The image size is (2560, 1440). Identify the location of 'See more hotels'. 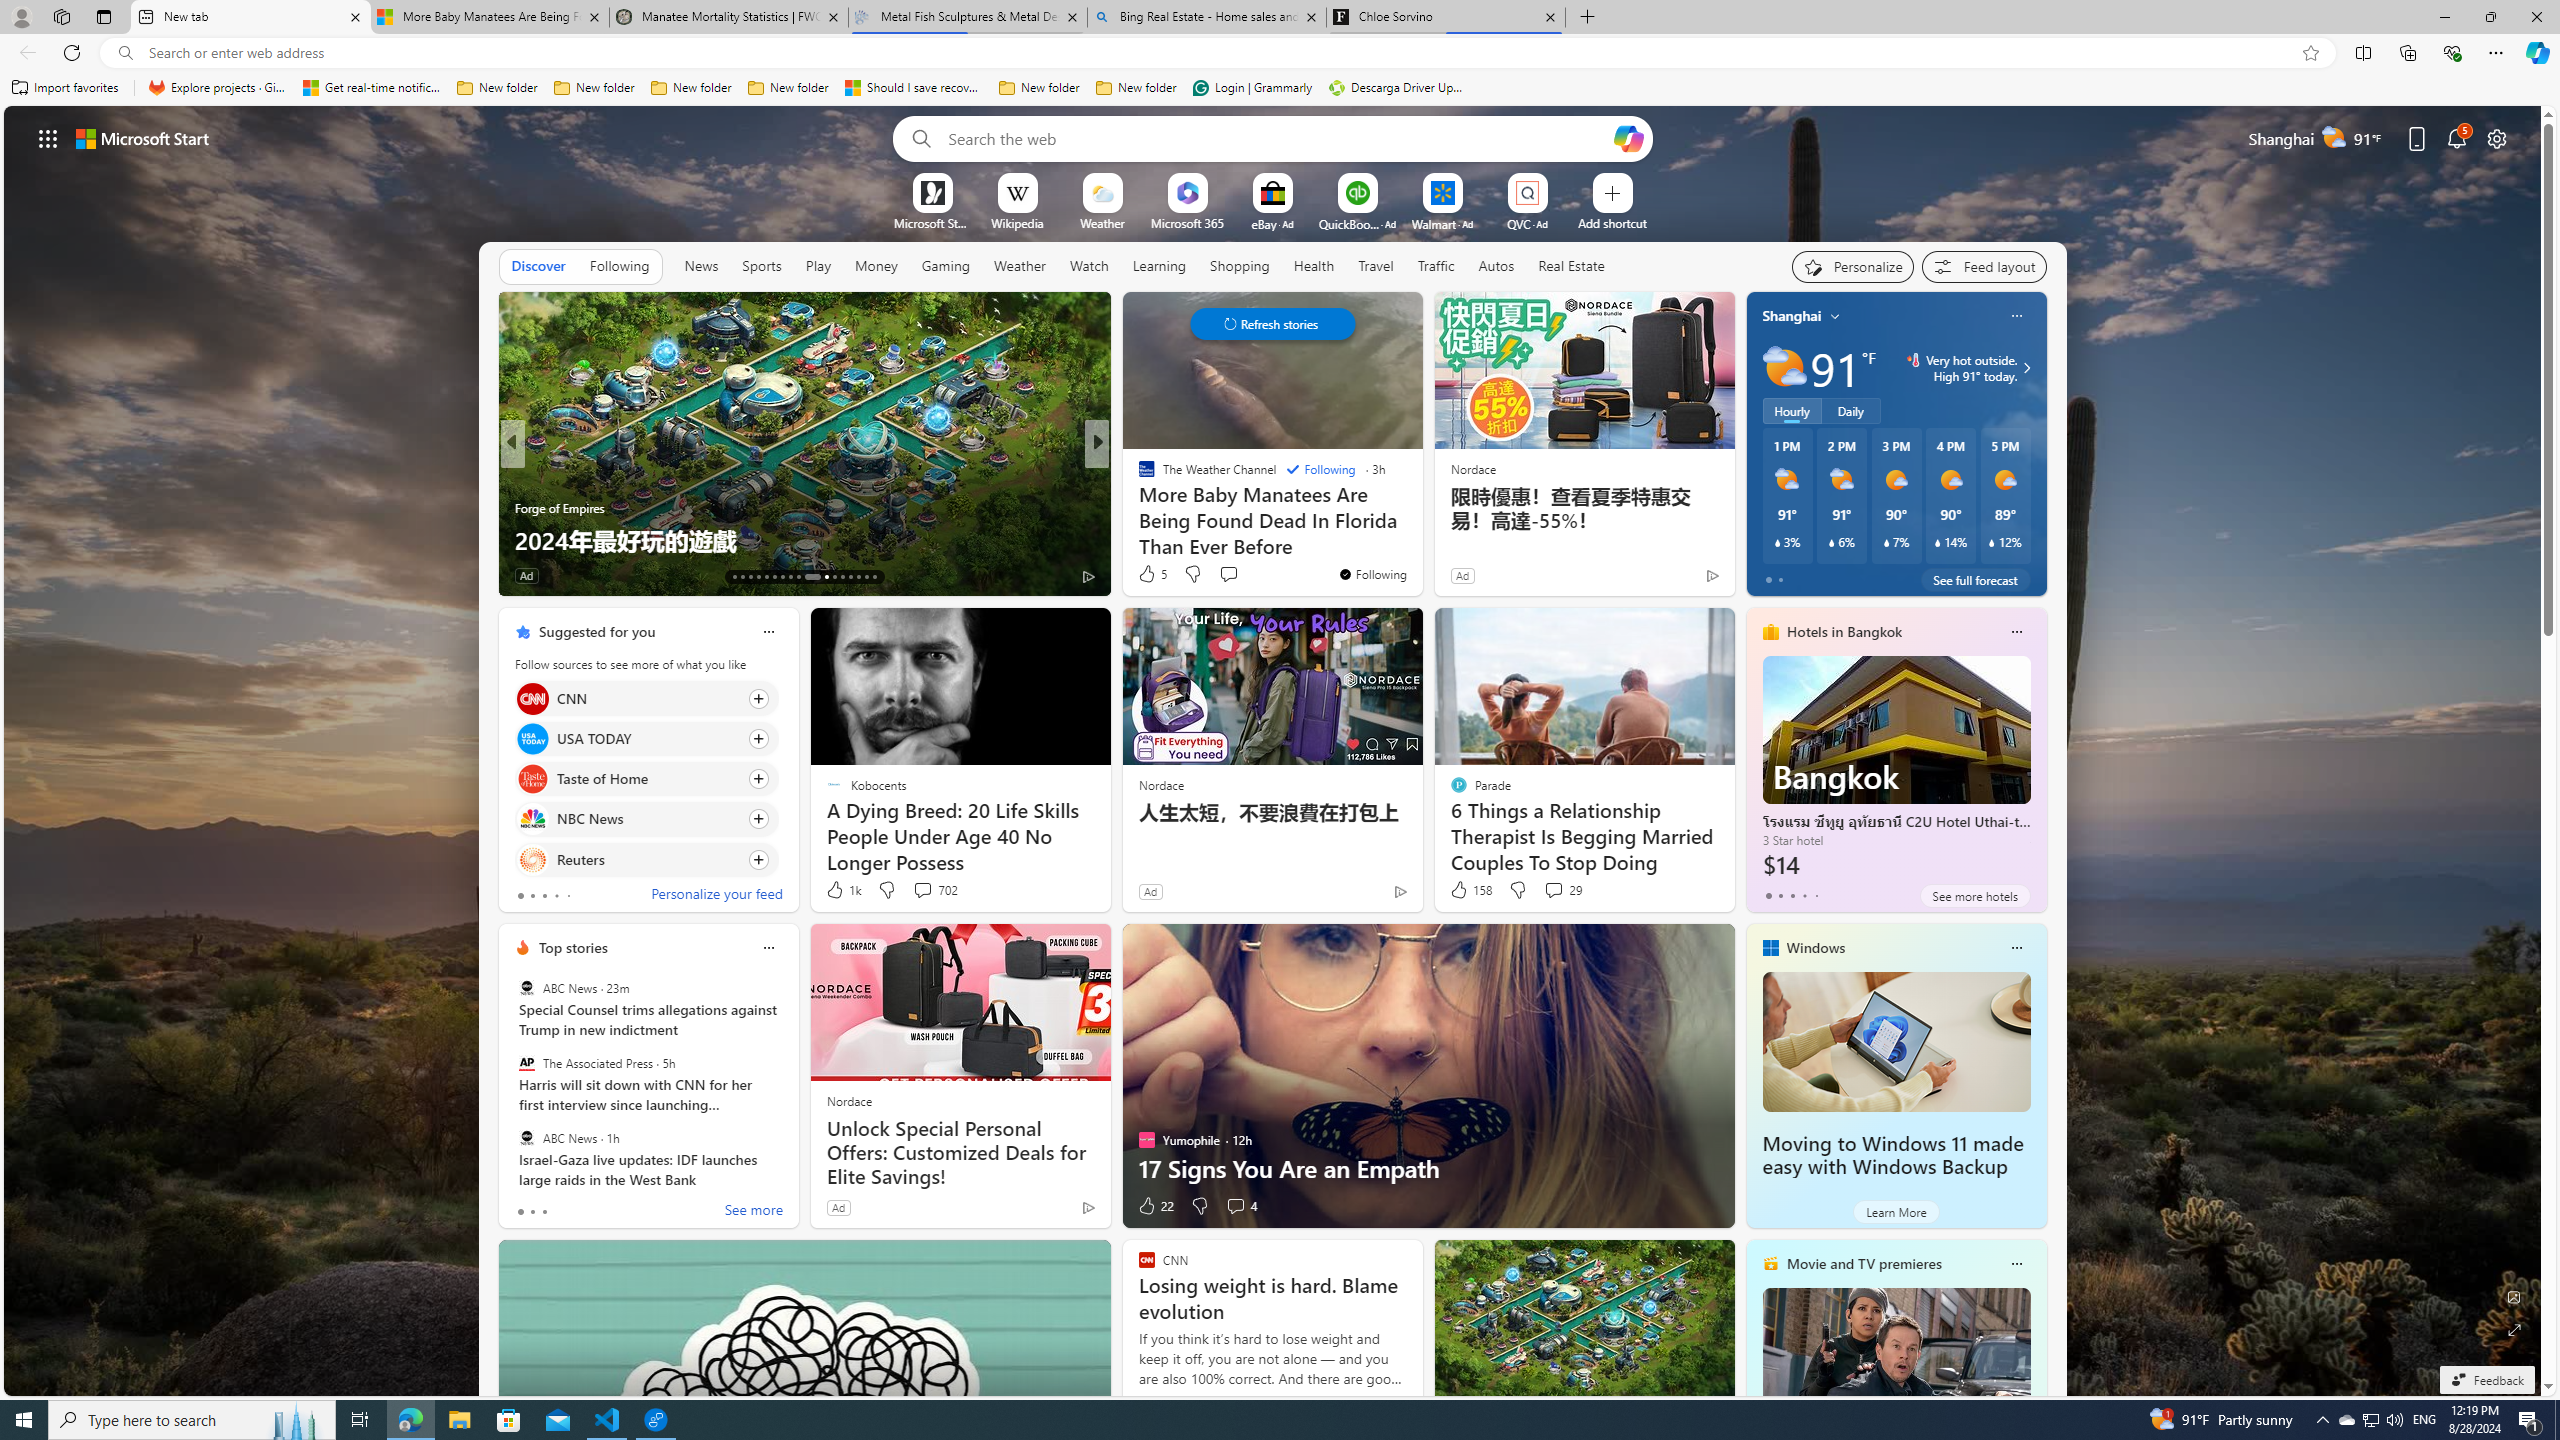
(1974, 896).